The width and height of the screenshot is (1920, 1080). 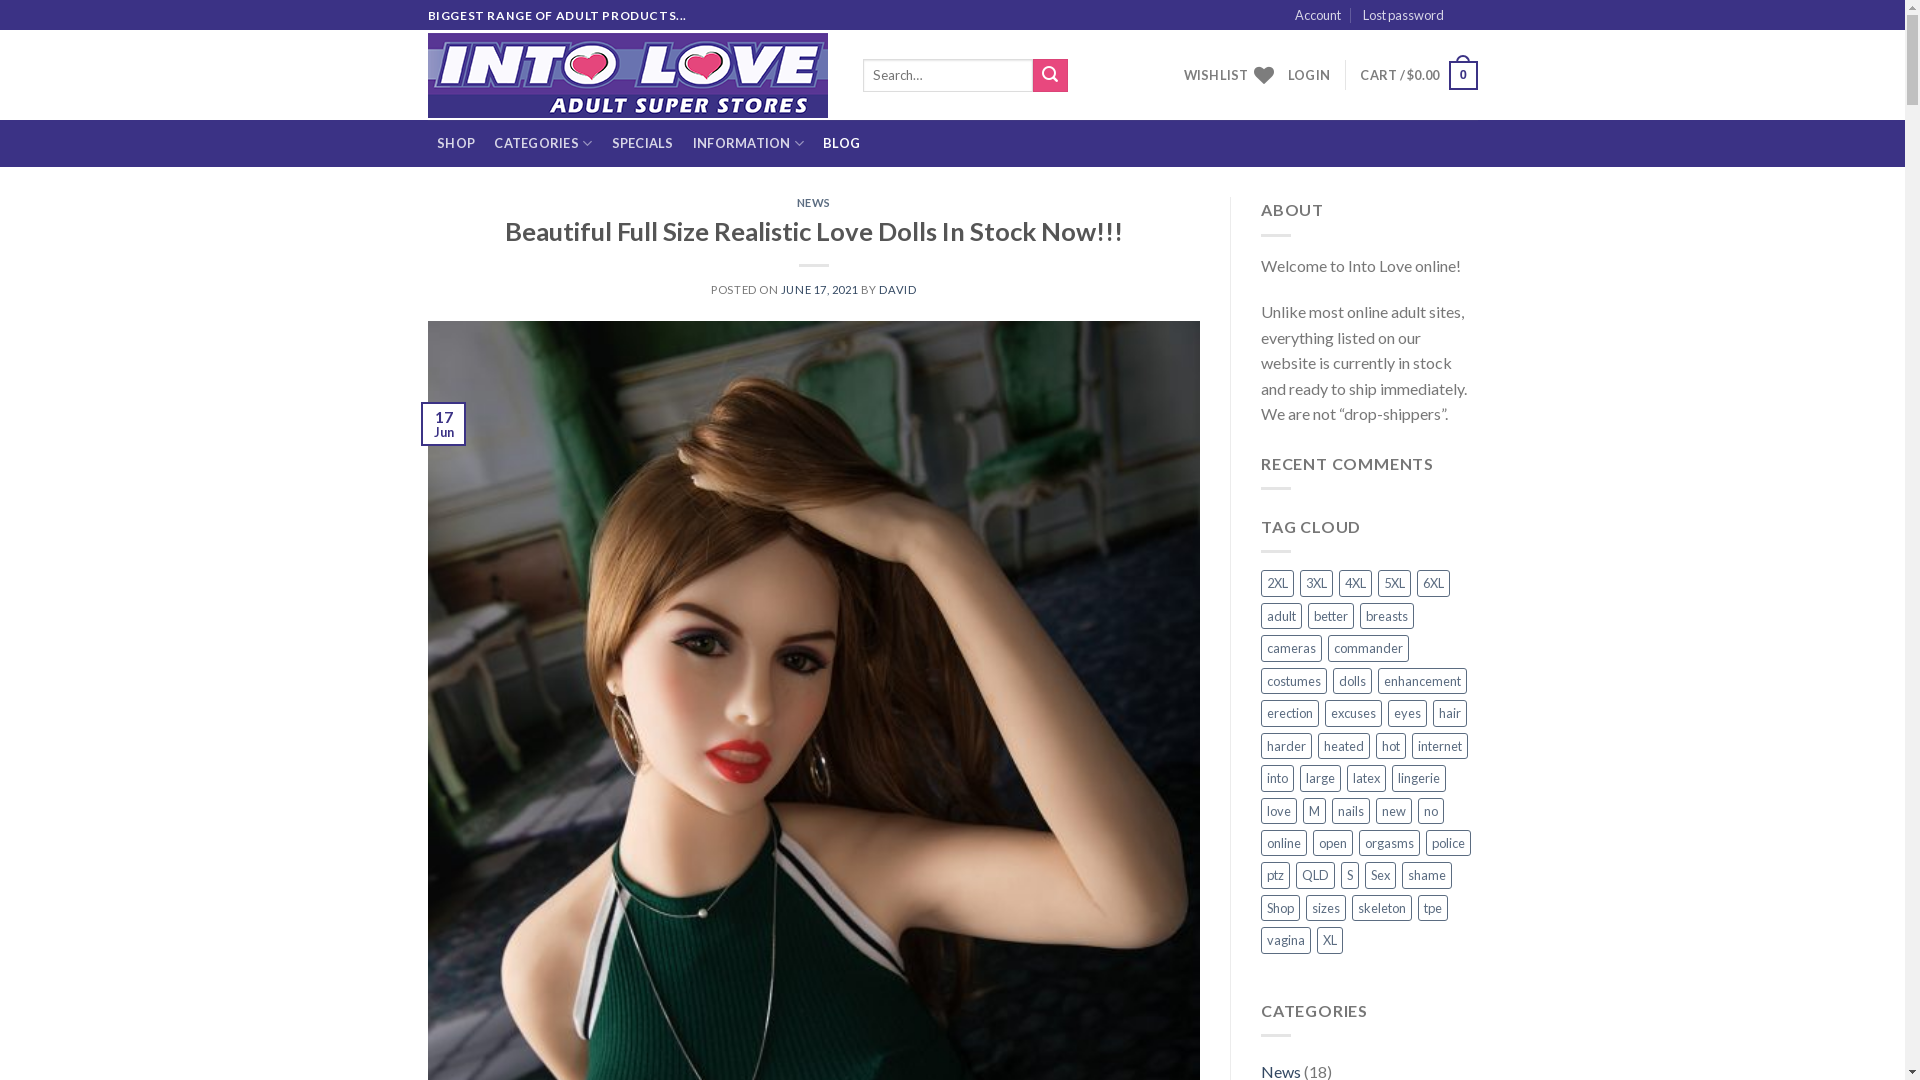 I want to click on '6XL', so click(x=1432, y=582).